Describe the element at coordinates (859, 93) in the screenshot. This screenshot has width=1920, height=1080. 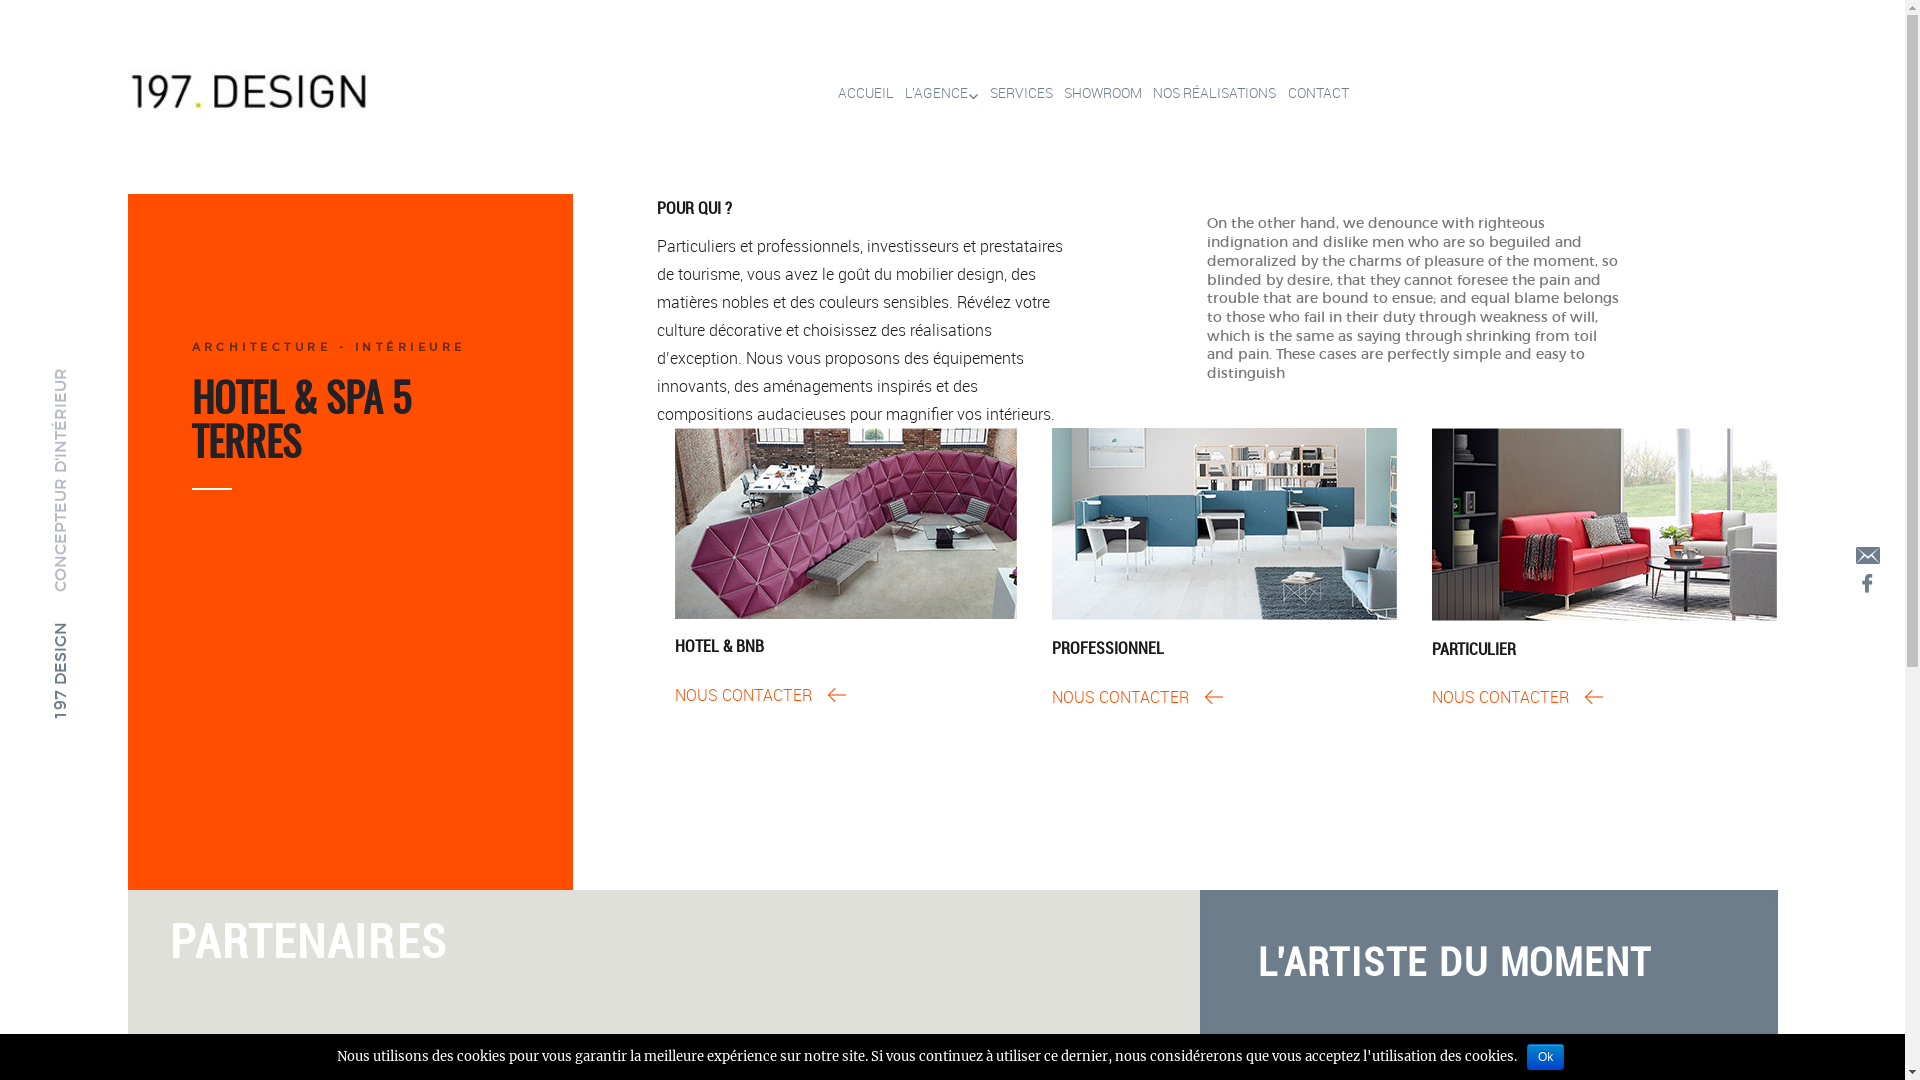
I see `'ACCUEIL'` at that location.